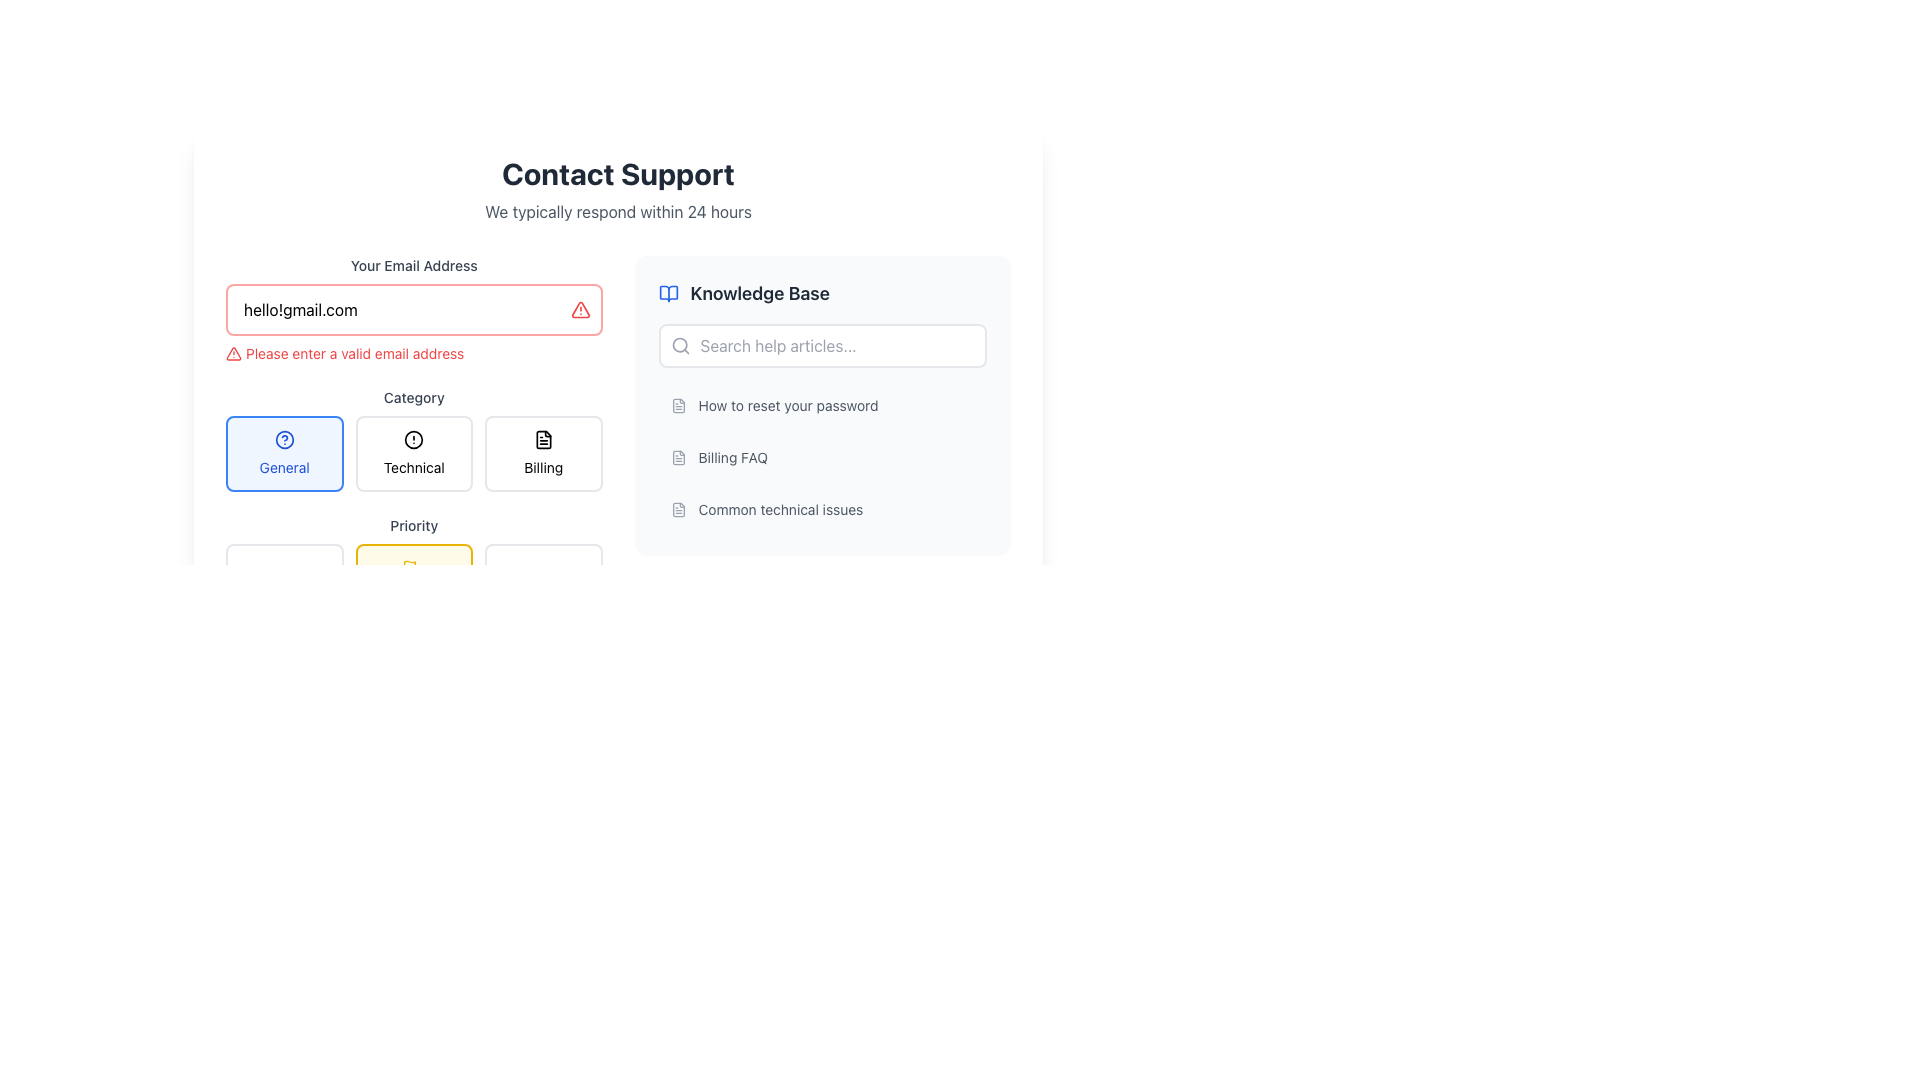 The height and width of the screenshot is (1080, 1920). Describe the element at coordinates (822, 458) in the screenshot. I see `the clickable link in the 'Knowledge Base' section that leads to the FAQ about billing inquiries, positioned below 'How to reset your password'` at that location.